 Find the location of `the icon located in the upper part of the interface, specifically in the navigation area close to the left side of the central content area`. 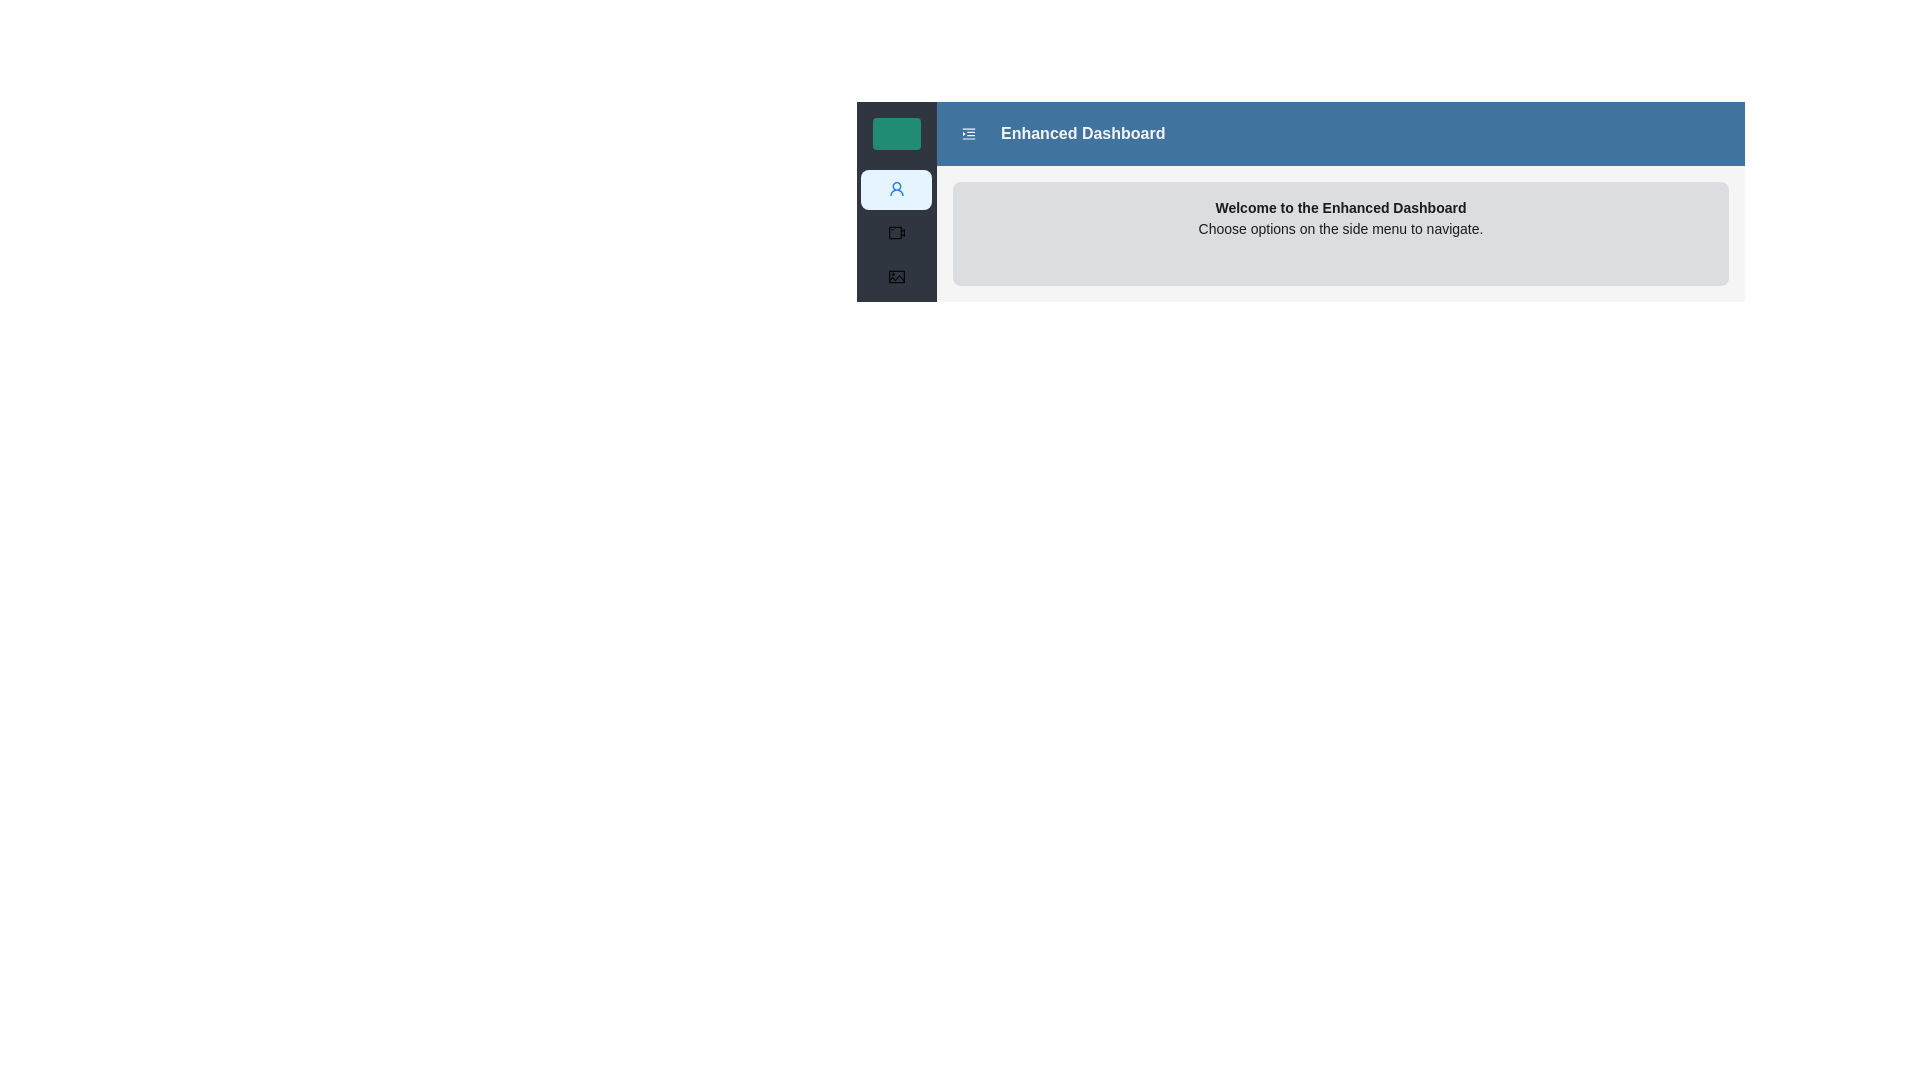

the icon located in the upper part of the interface, specifically in the navigation area close to the left side of the central content area is located at coordinates (969, 133).